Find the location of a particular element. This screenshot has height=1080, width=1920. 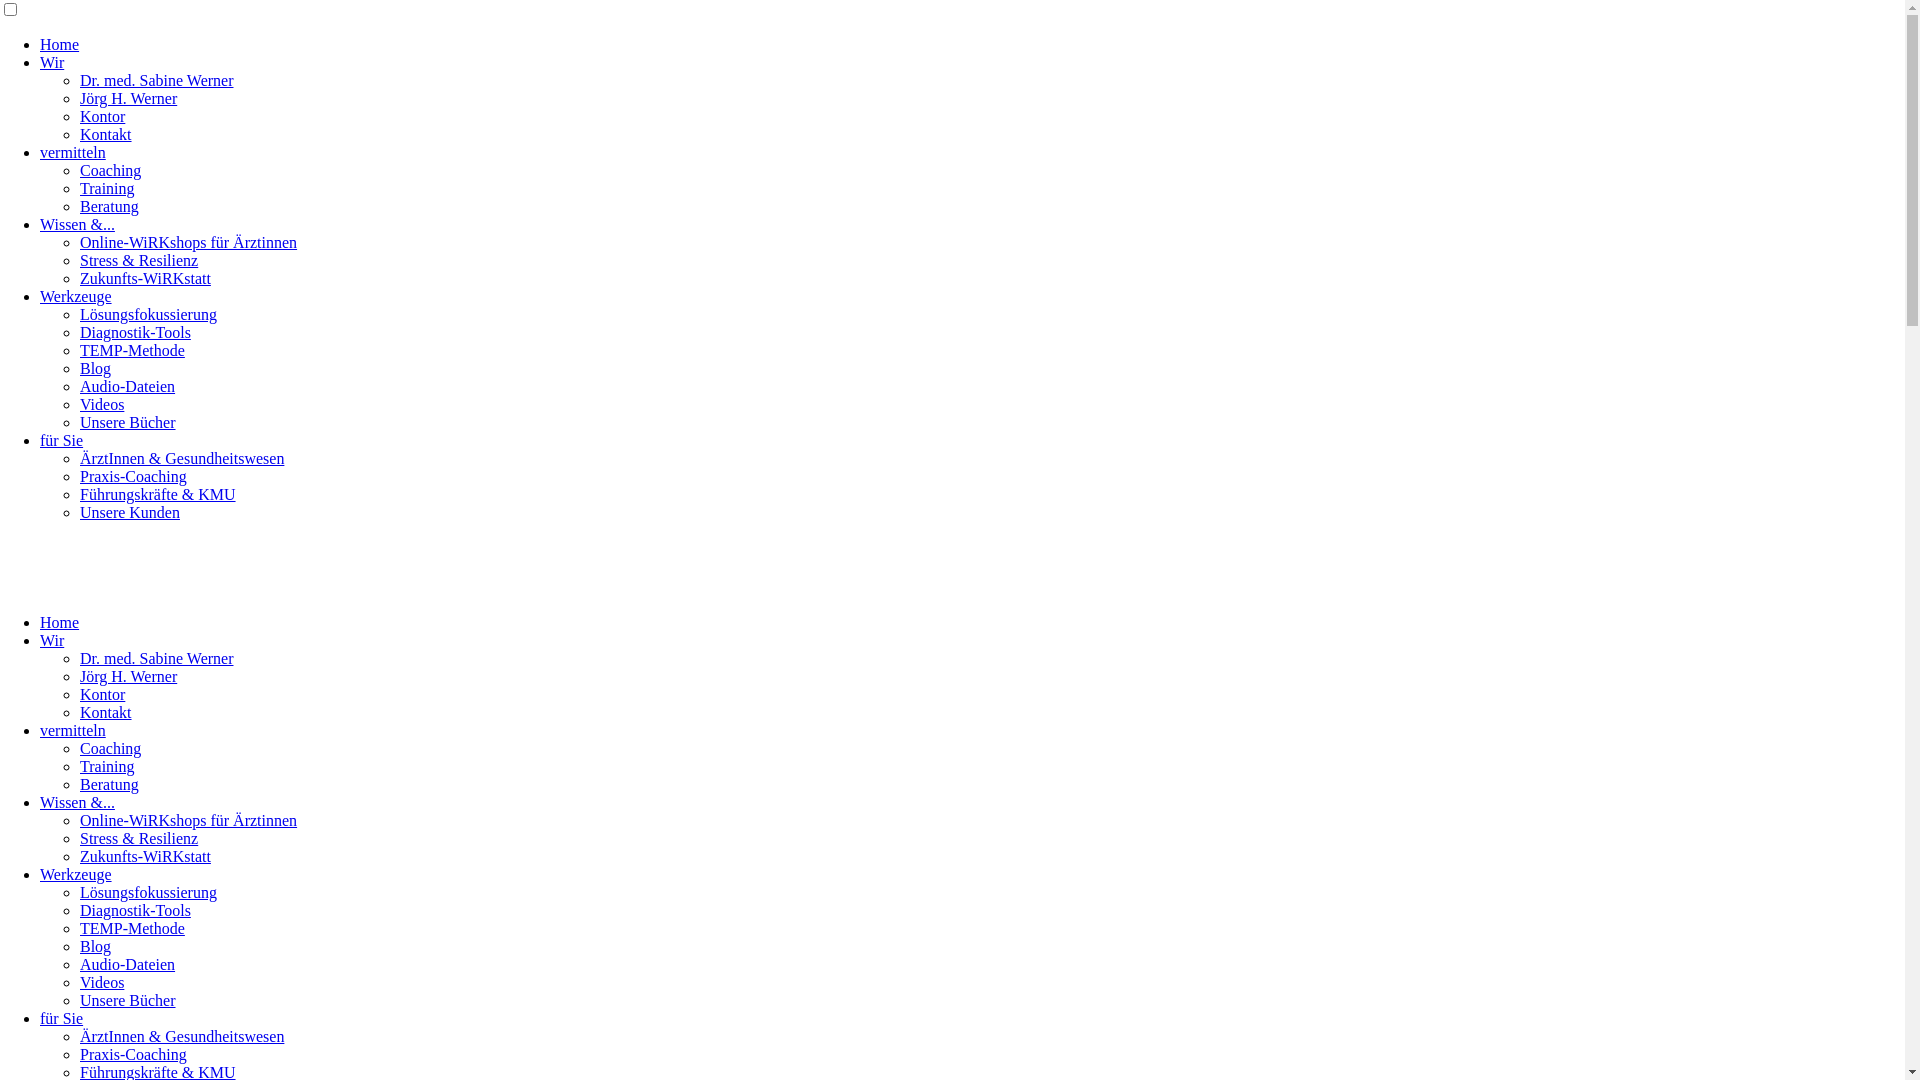

'Unsere Kunden' is located at coordinates (128, 511).